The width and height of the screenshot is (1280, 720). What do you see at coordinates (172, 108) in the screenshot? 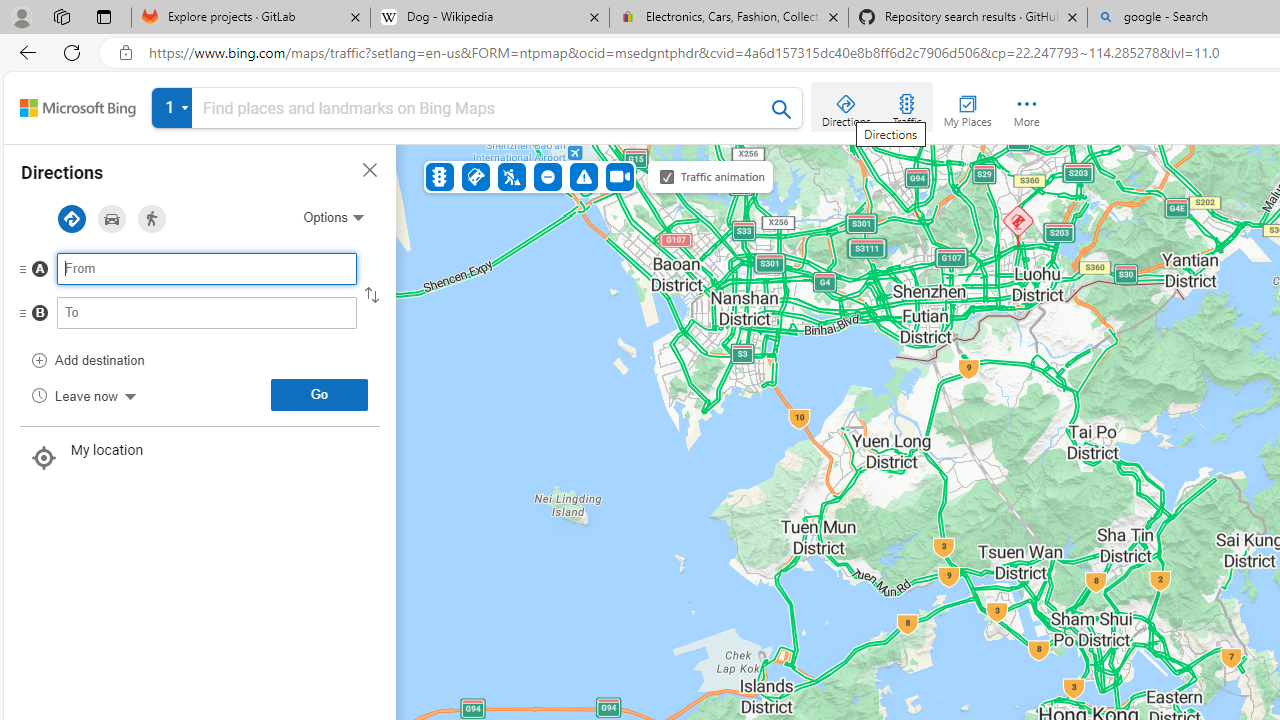
I see `' View all your searches'` at bounding box center [172, 108].